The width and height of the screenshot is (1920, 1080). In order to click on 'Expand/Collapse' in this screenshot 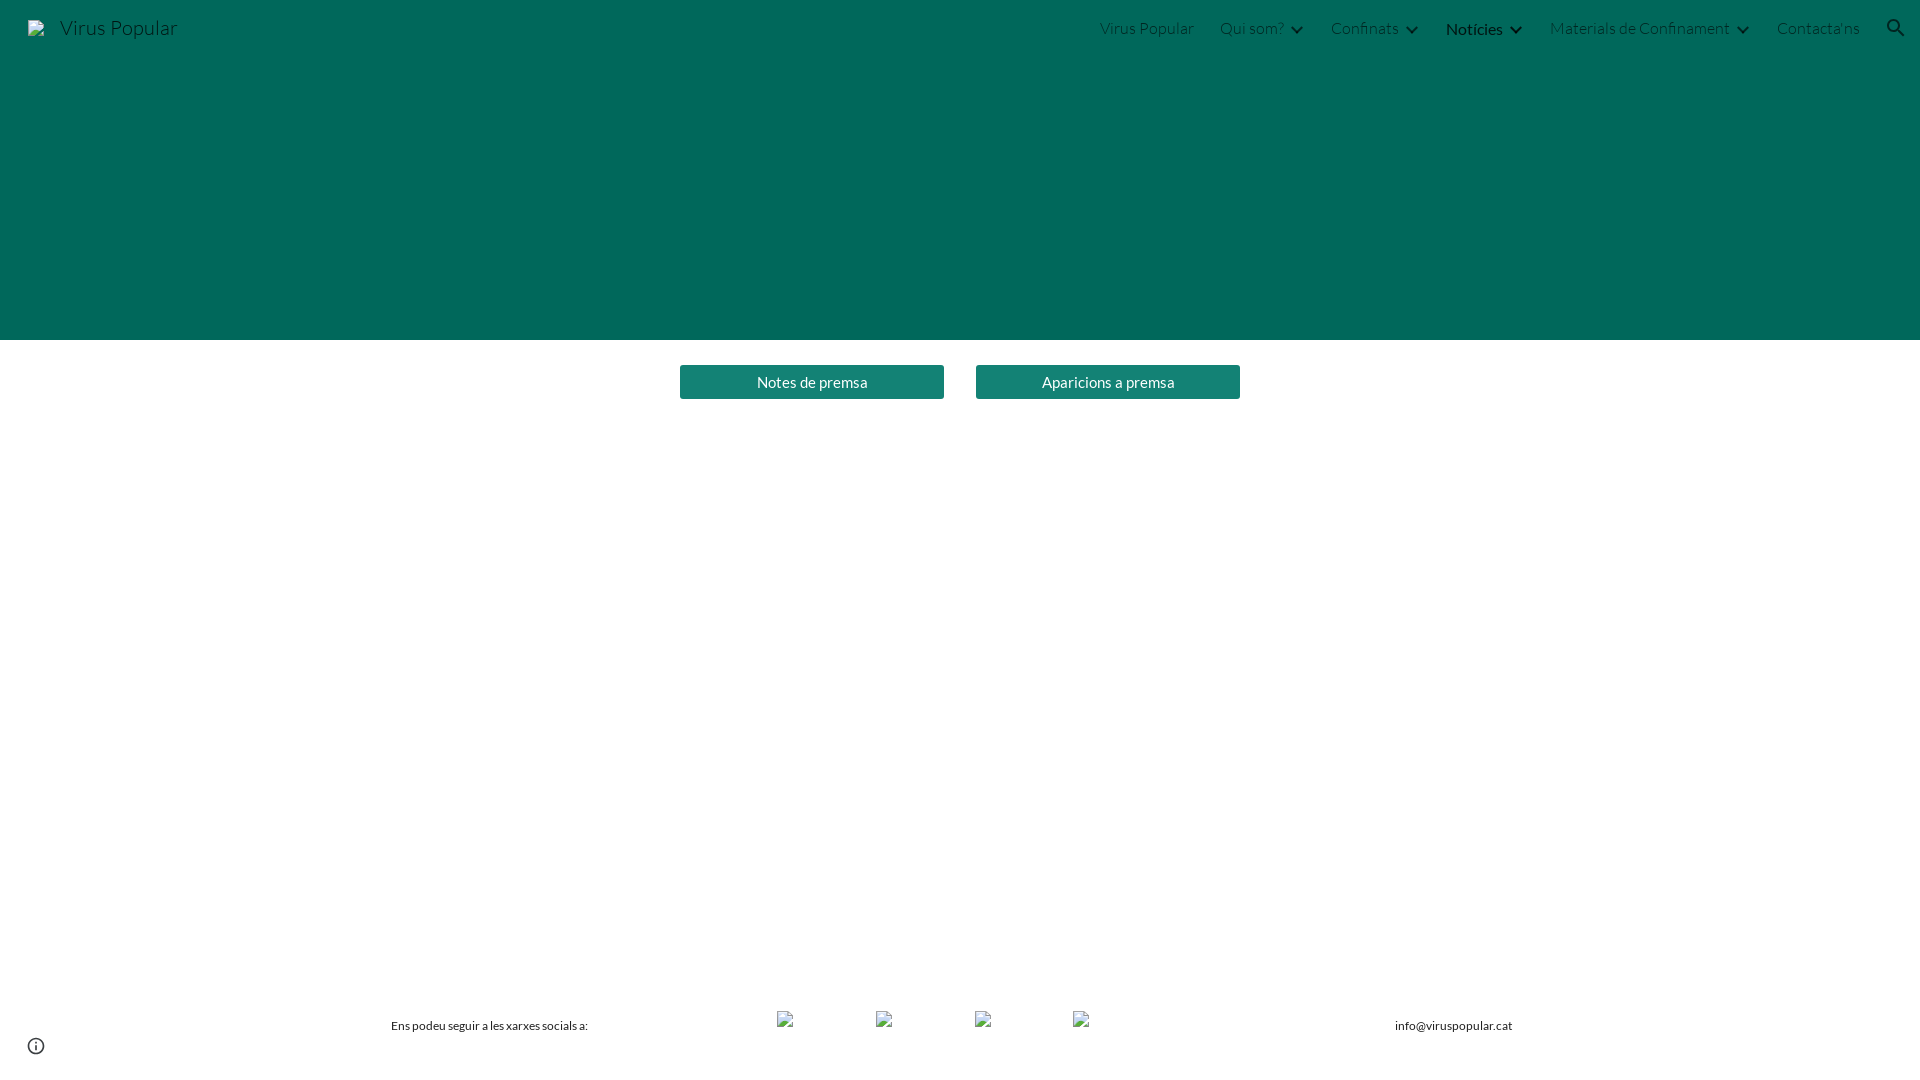, I will do `click(1731, 27)`.